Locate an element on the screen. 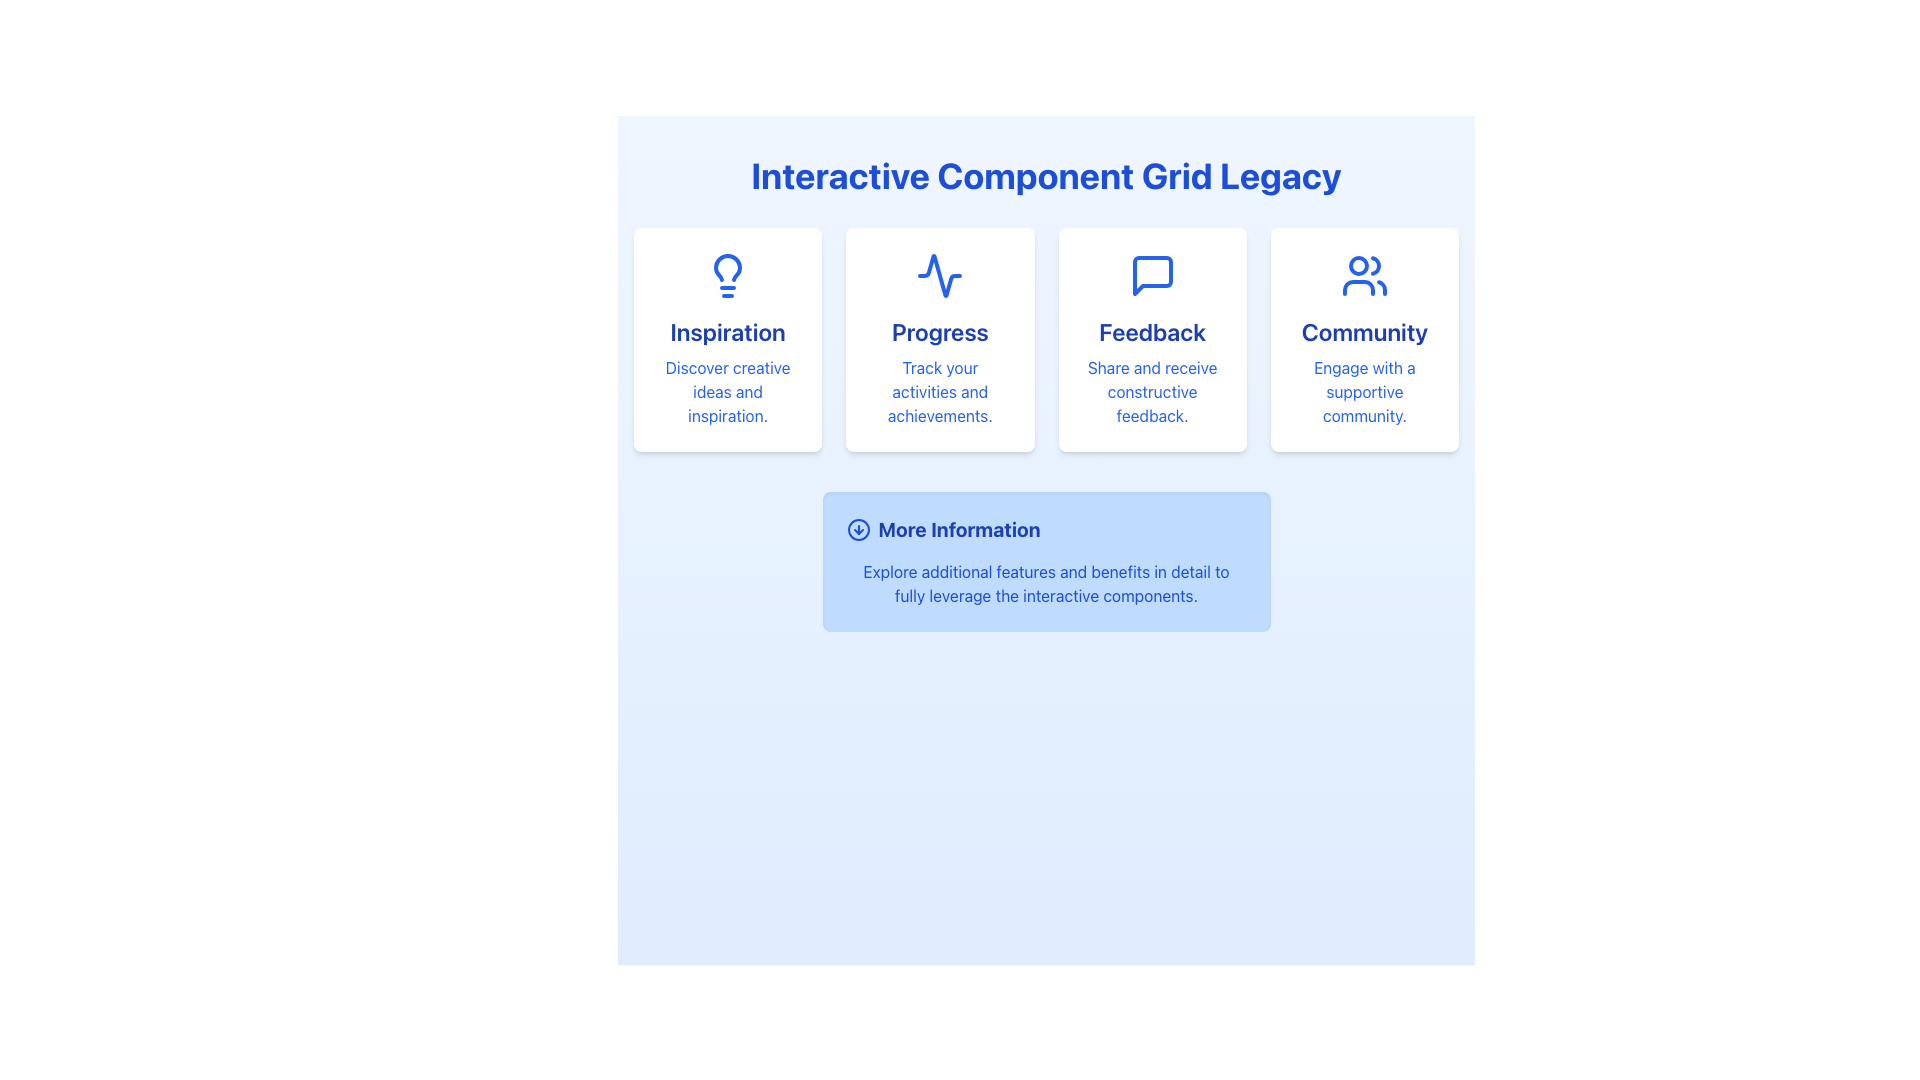 The height and width of the screenshot is (1080, 1920). the blue-bordered speech bubble icon located in the 'Feedback' section of the grid layout, positioned between the 'Progress' and 'Community' icons is located at coordinates (1152, 276).